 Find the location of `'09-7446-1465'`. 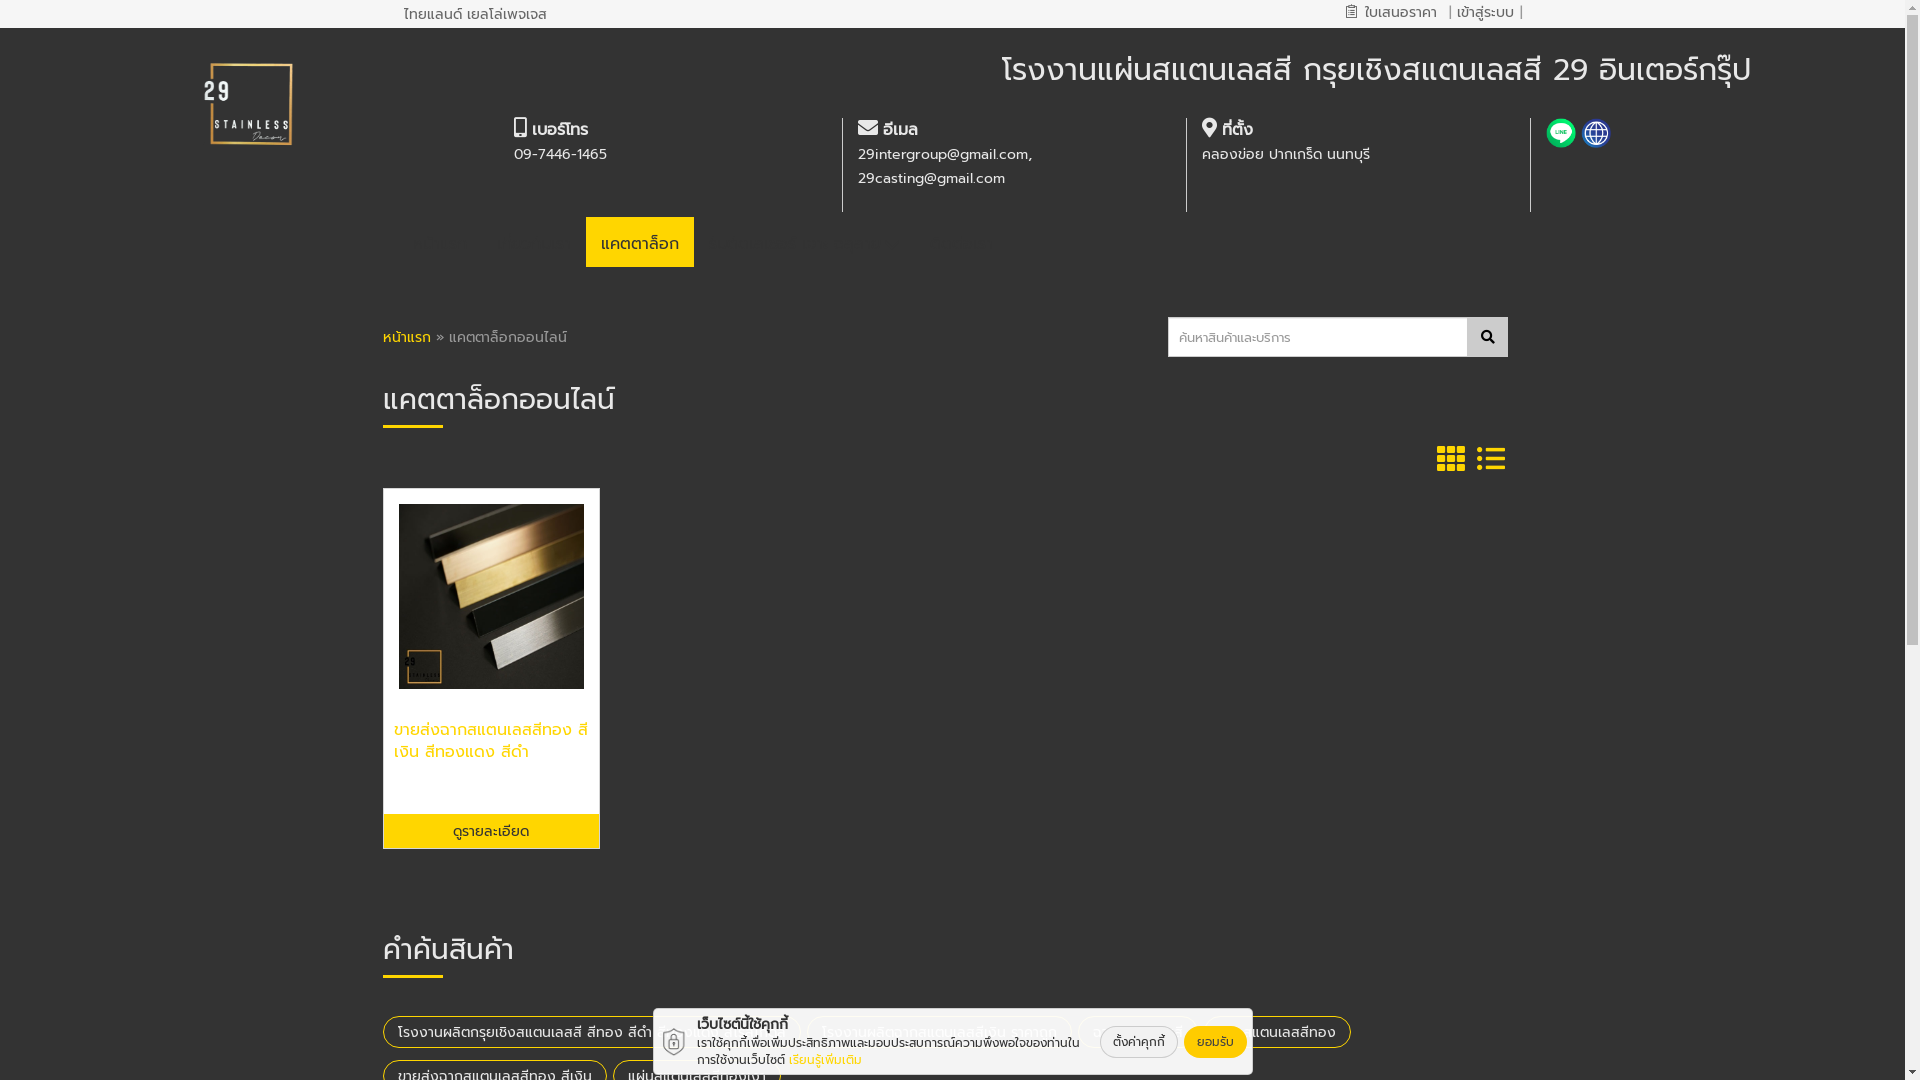

'09-7446-1465' is located at coordinates (560, 153).